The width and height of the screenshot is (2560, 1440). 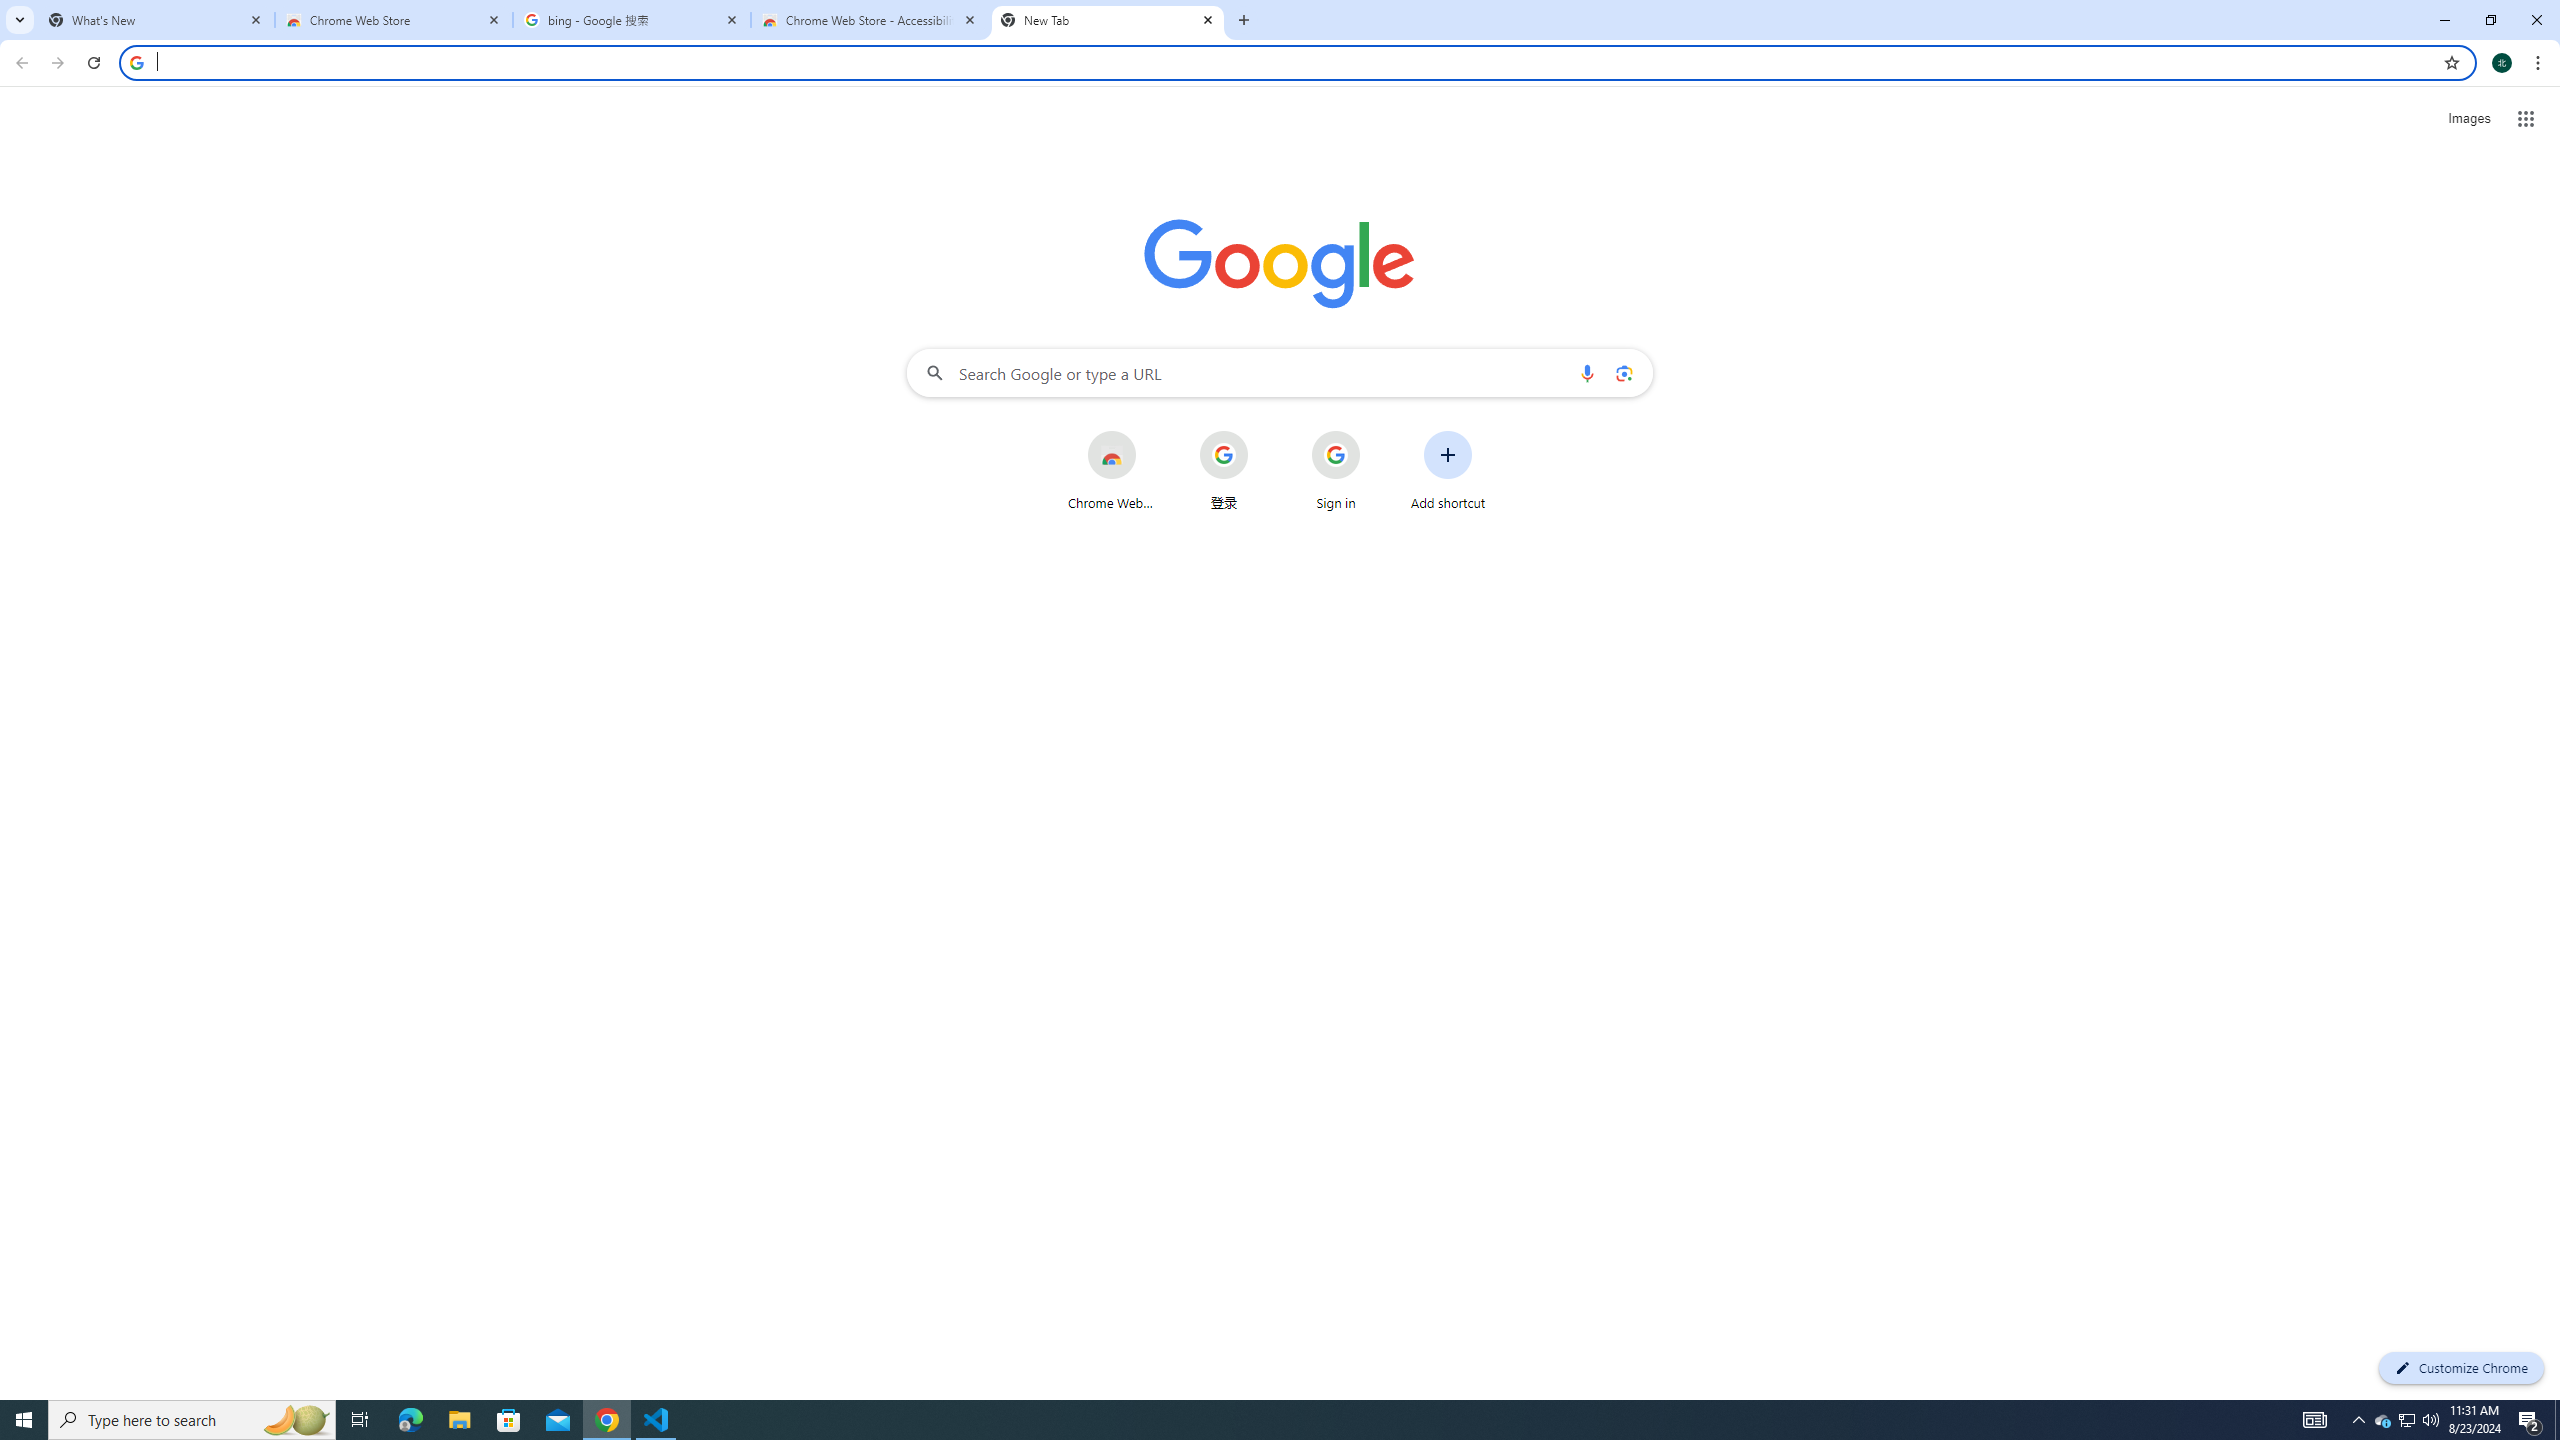 I want to click on 'Search Google or type a URL', so click(x=1280, y=371).